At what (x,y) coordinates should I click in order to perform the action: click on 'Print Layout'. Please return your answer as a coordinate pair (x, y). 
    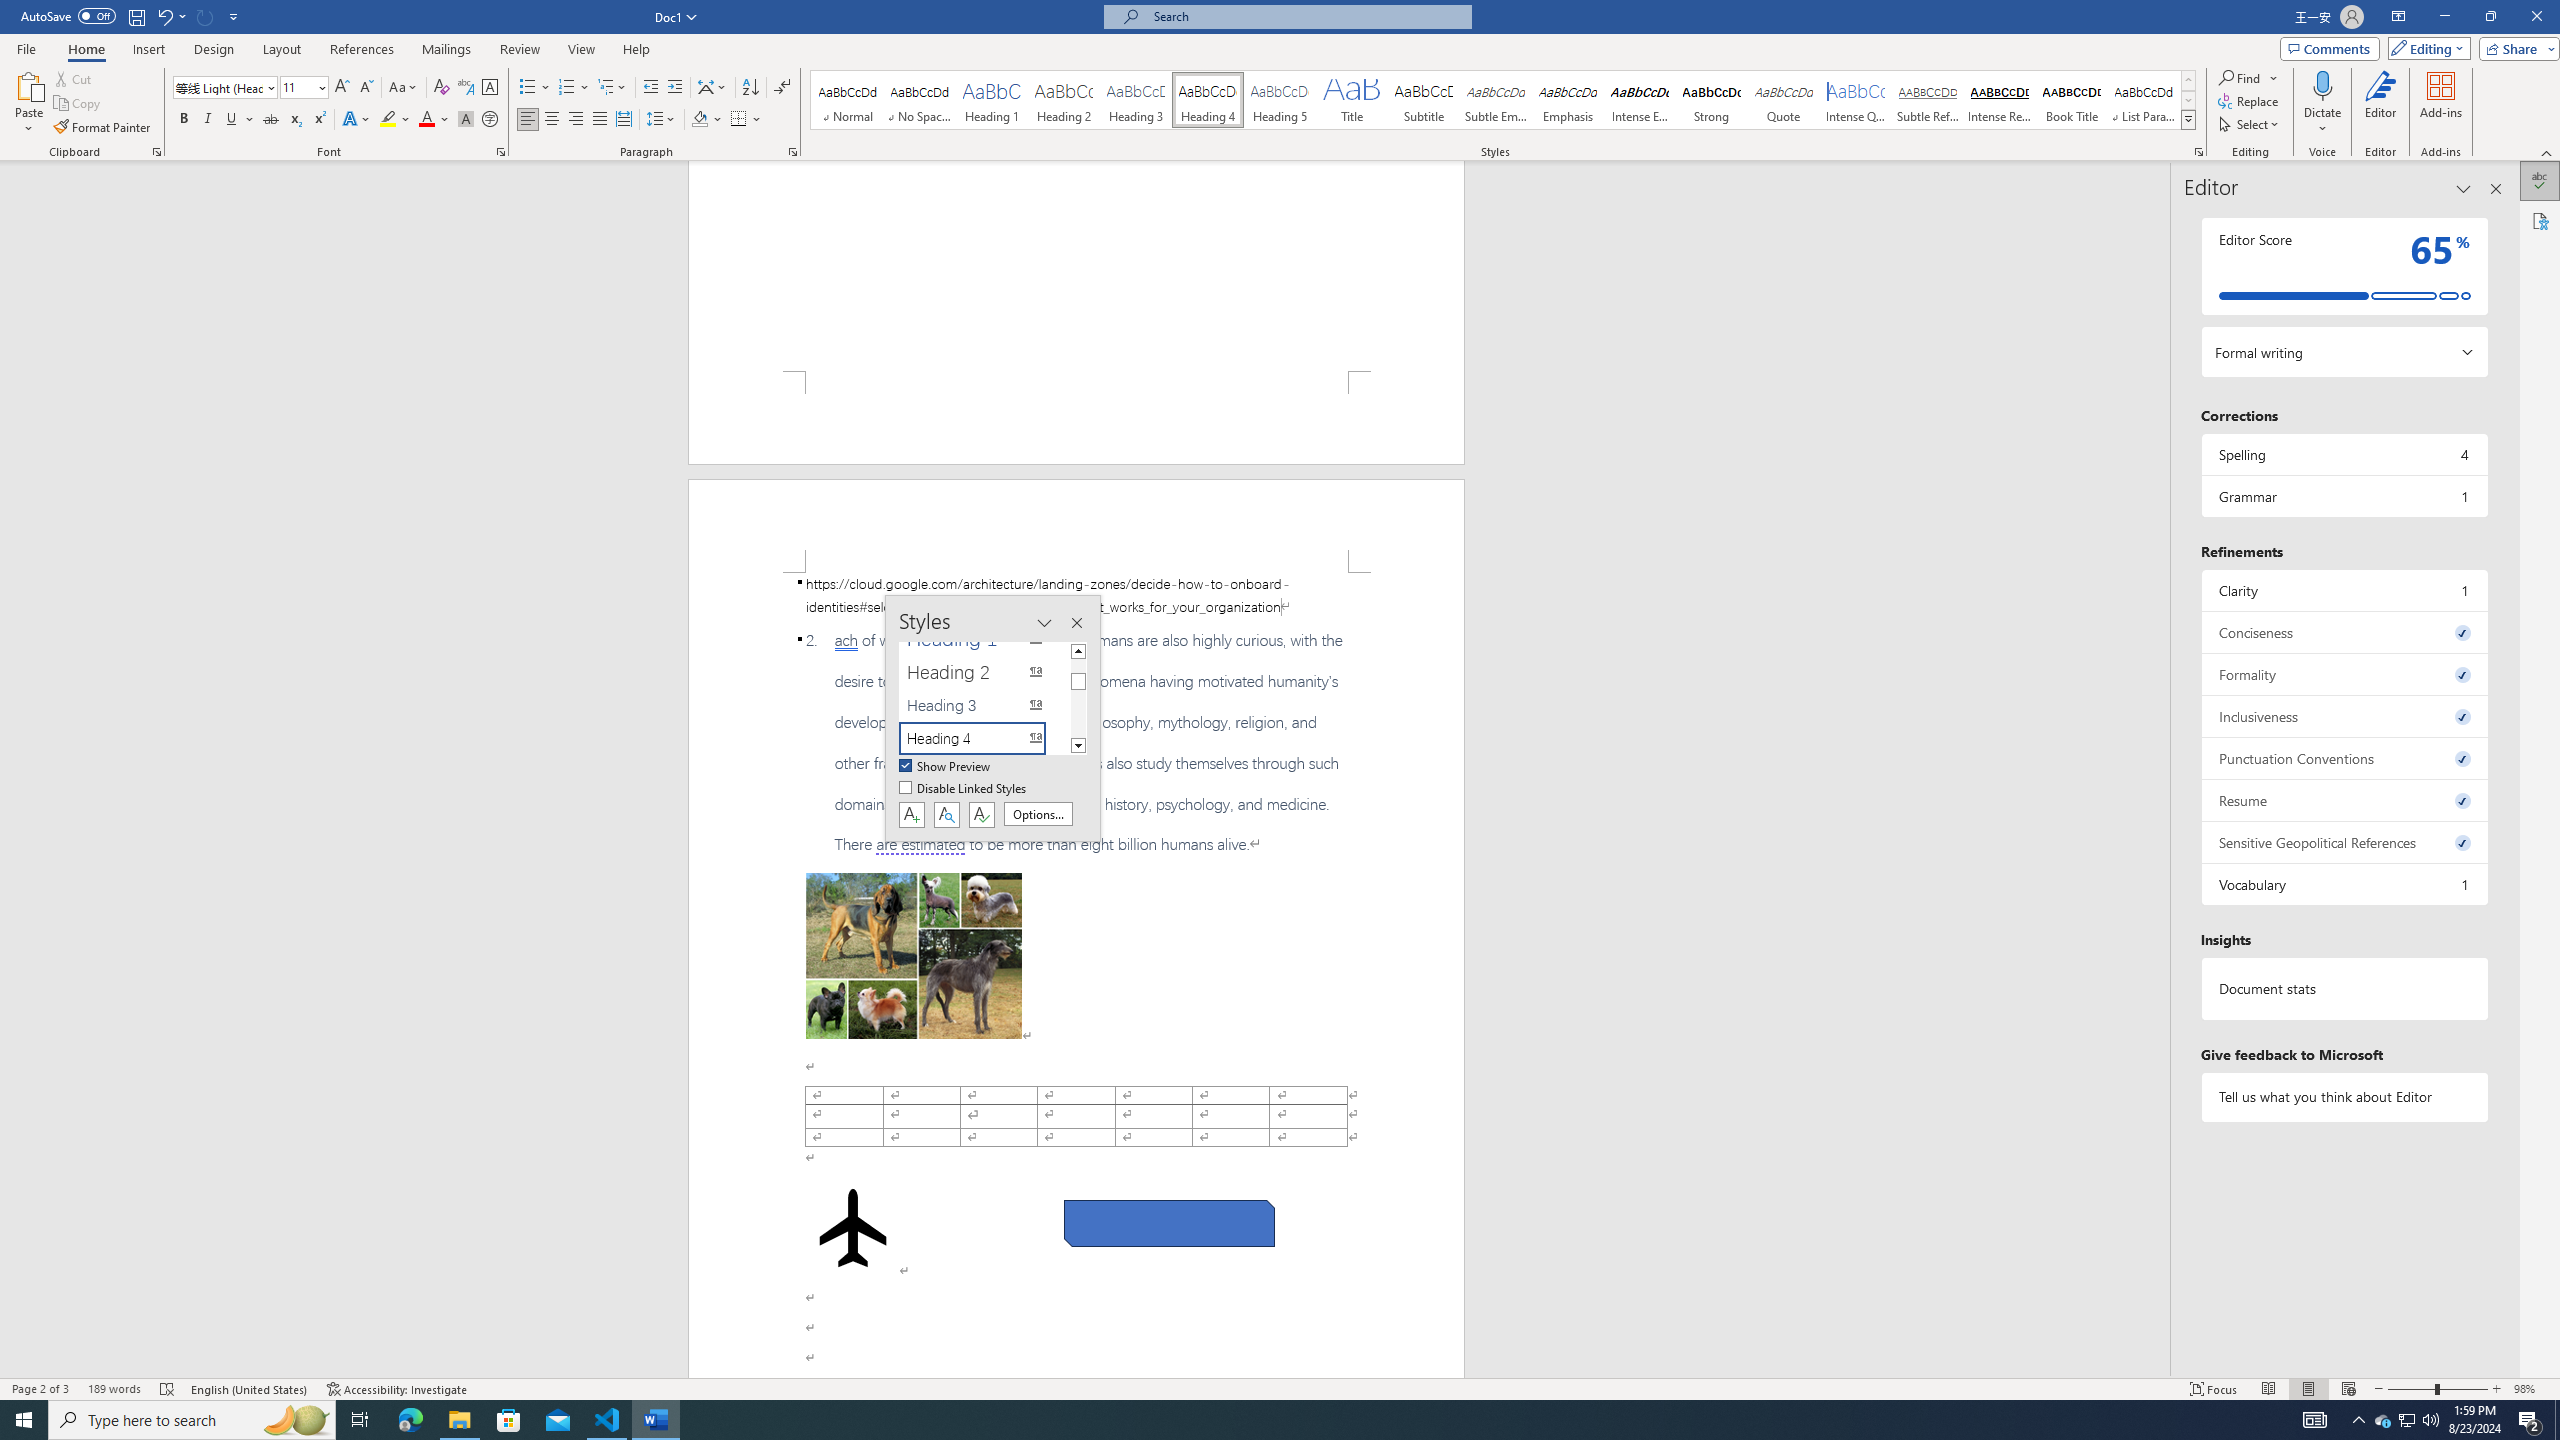
    Looking at the image, I should click on (2308, 1389).